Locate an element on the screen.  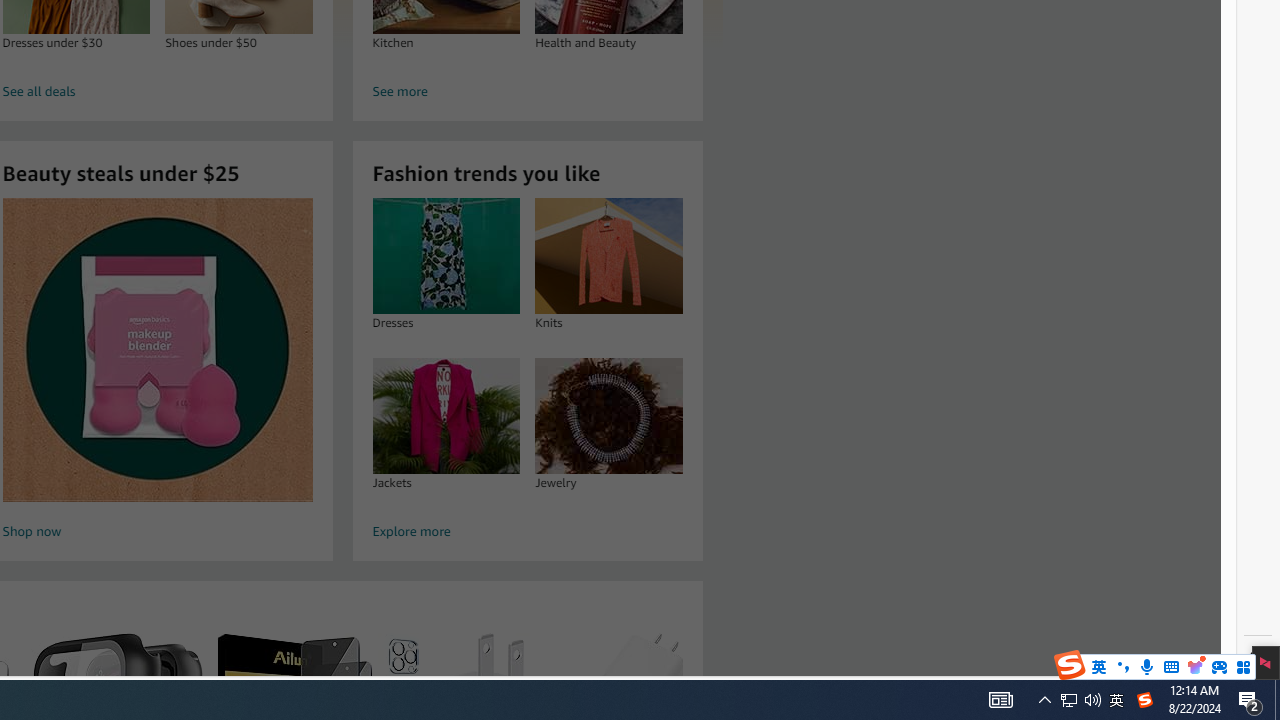
'Knits' is located at coordinates (607, 255).